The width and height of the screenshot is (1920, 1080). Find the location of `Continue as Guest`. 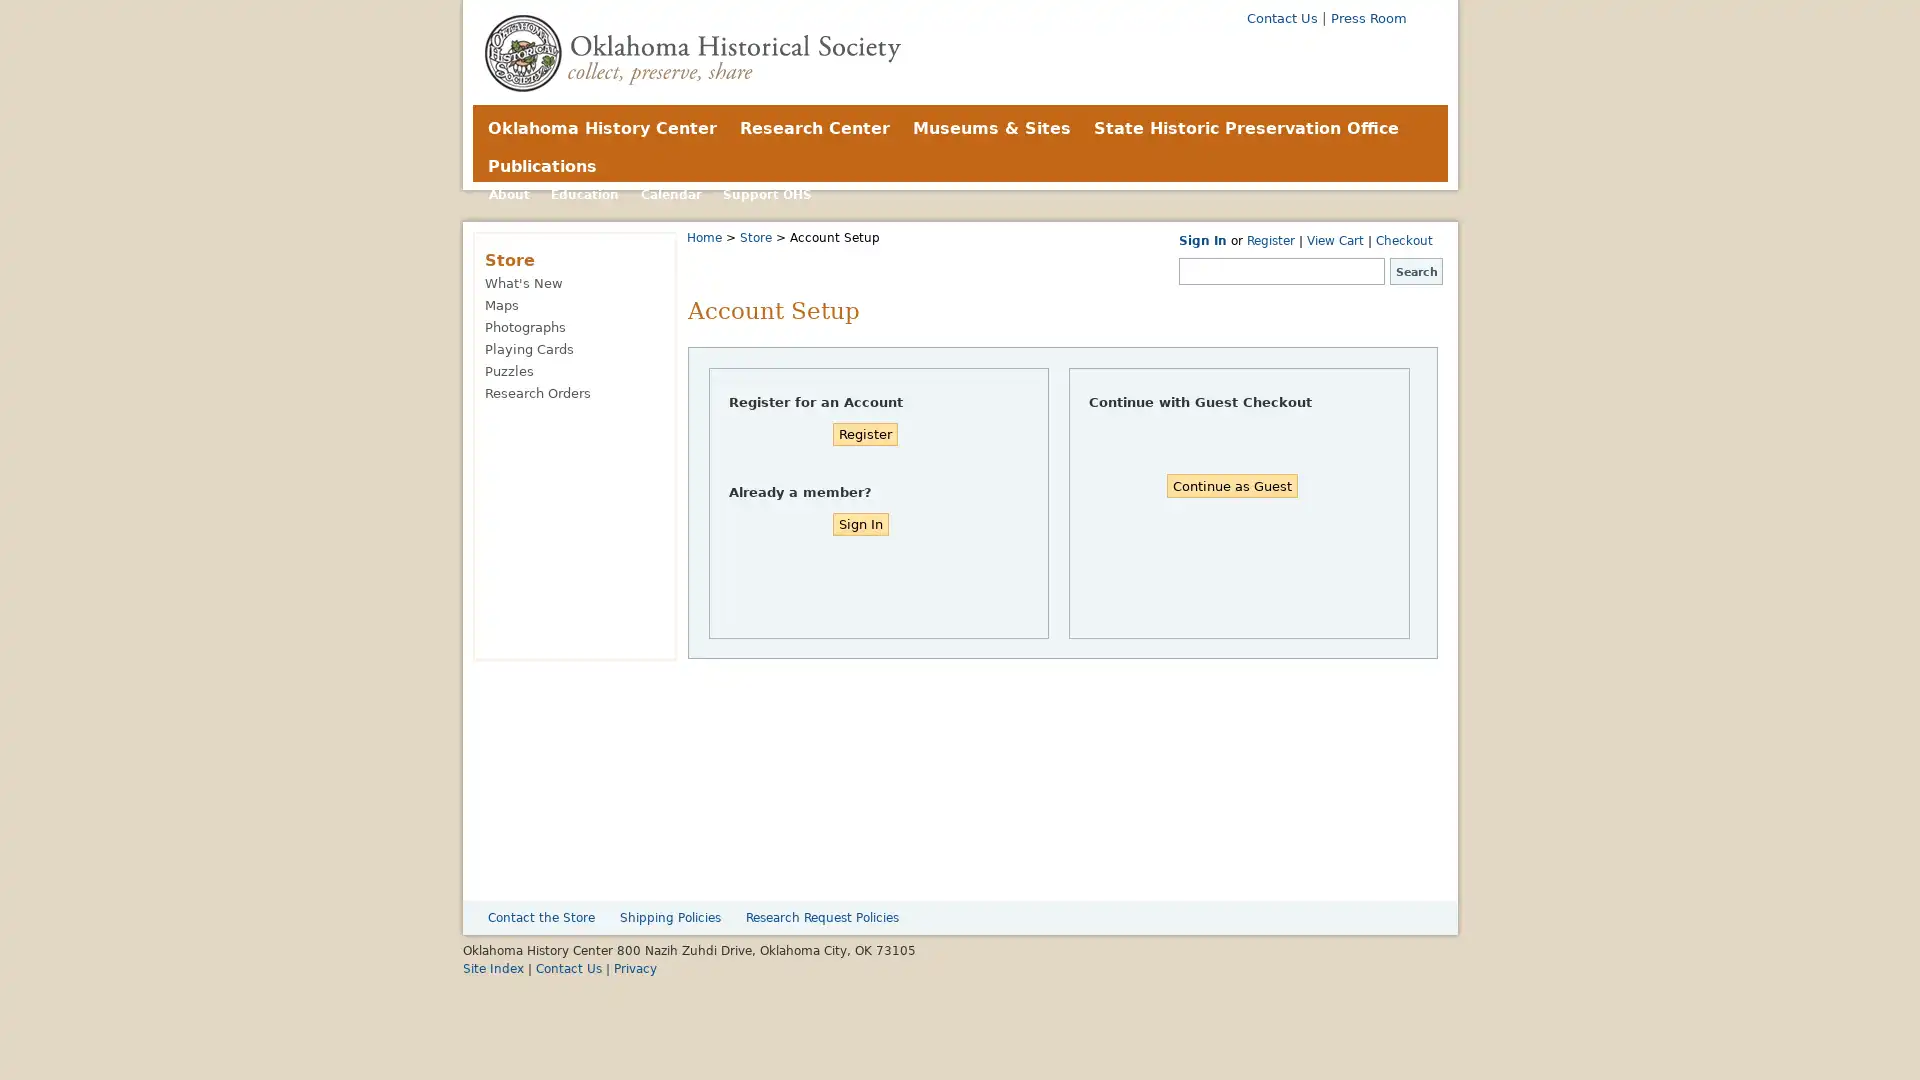

Continue as Guest is located at coordinates (1231, 485).